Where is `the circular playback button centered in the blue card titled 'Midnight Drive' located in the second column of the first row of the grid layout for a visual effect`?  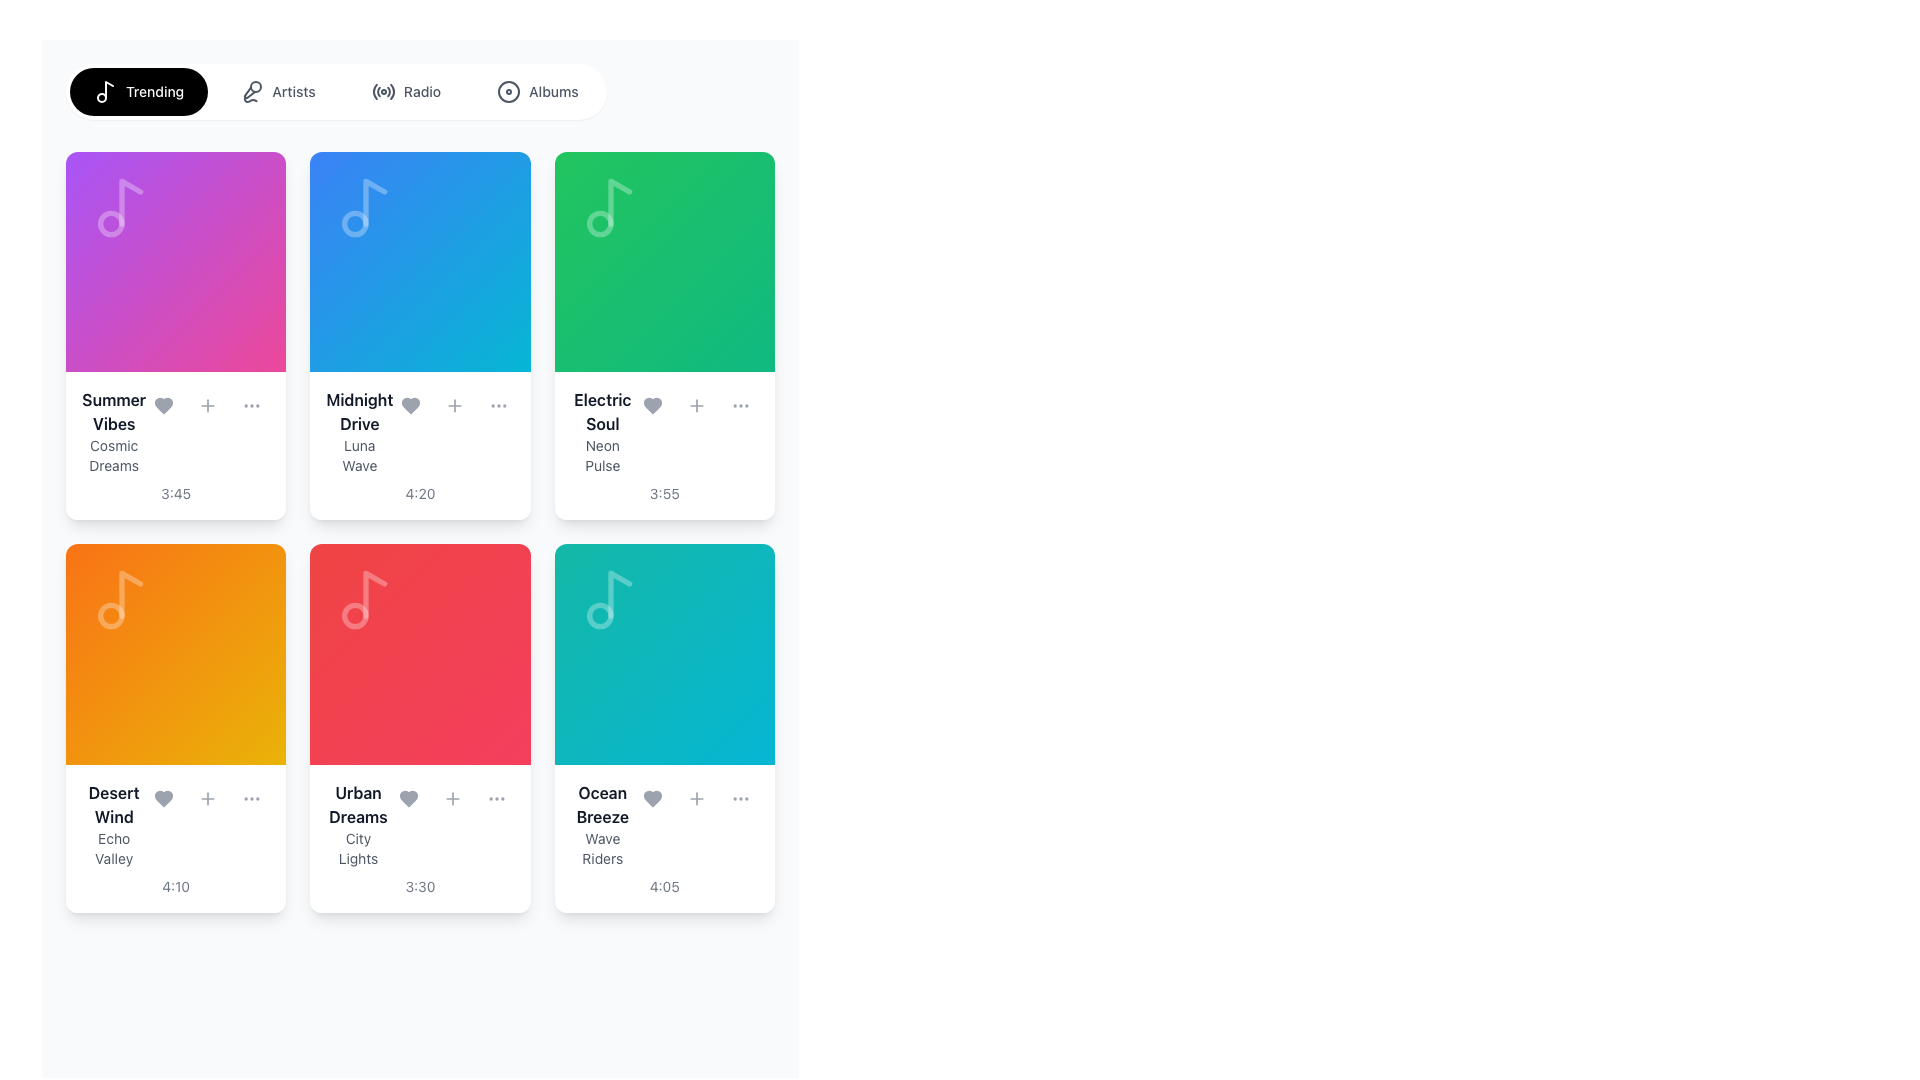
the circular playback button centered in the blue card titled 'Midnight Drive' located in the second column of the first row of the grid layout for a visual effect is located at coordinates (419, 261).